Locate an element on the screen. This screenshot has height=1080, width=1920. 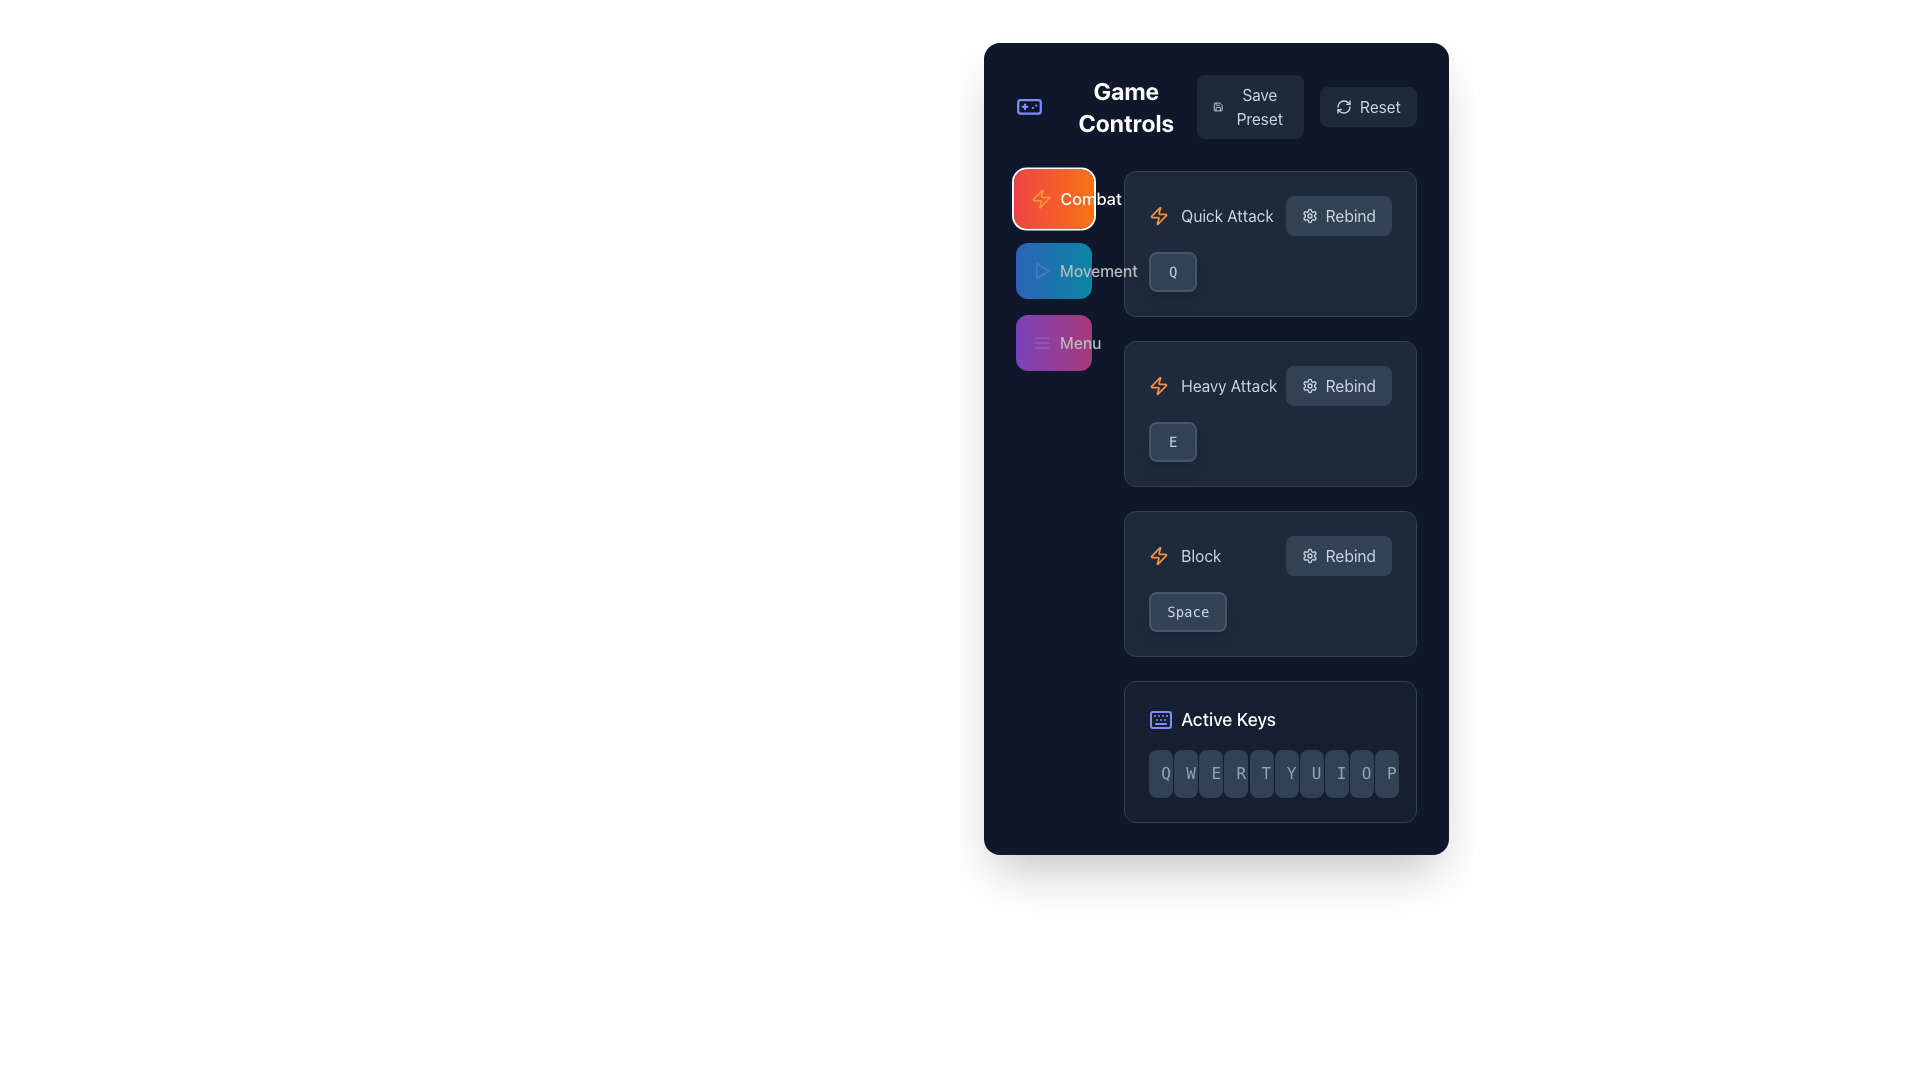
the gamepad icon with a rounded rectangle border, featuring a cross and circular designs, colored indigo, positioned before the text 'Game Controls' is located at coordinates (1029, 107).